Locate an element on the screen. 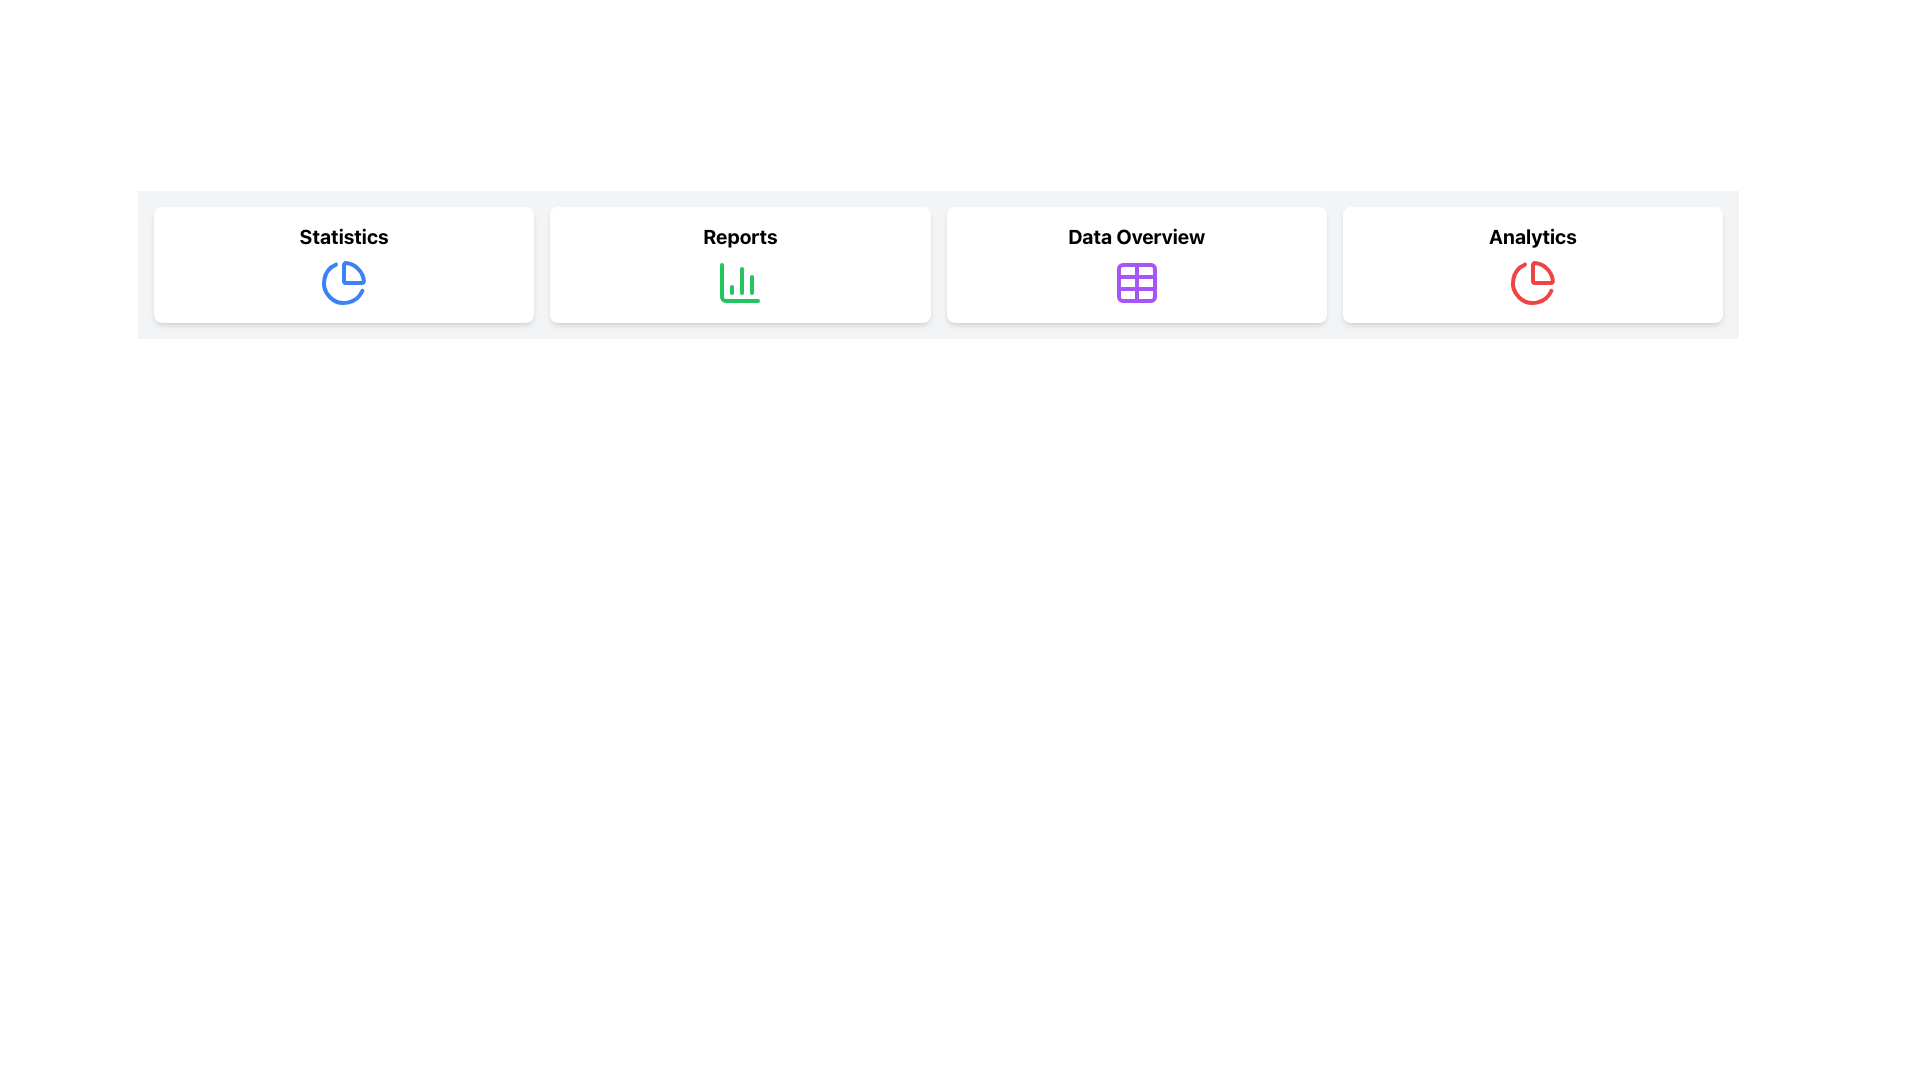  the SVG graphic icon representing the data overview feature, located in the center-bottom area of the 'Data Overview' card, which is the third card from the left in the grid is located at coordinates (1136, 282).